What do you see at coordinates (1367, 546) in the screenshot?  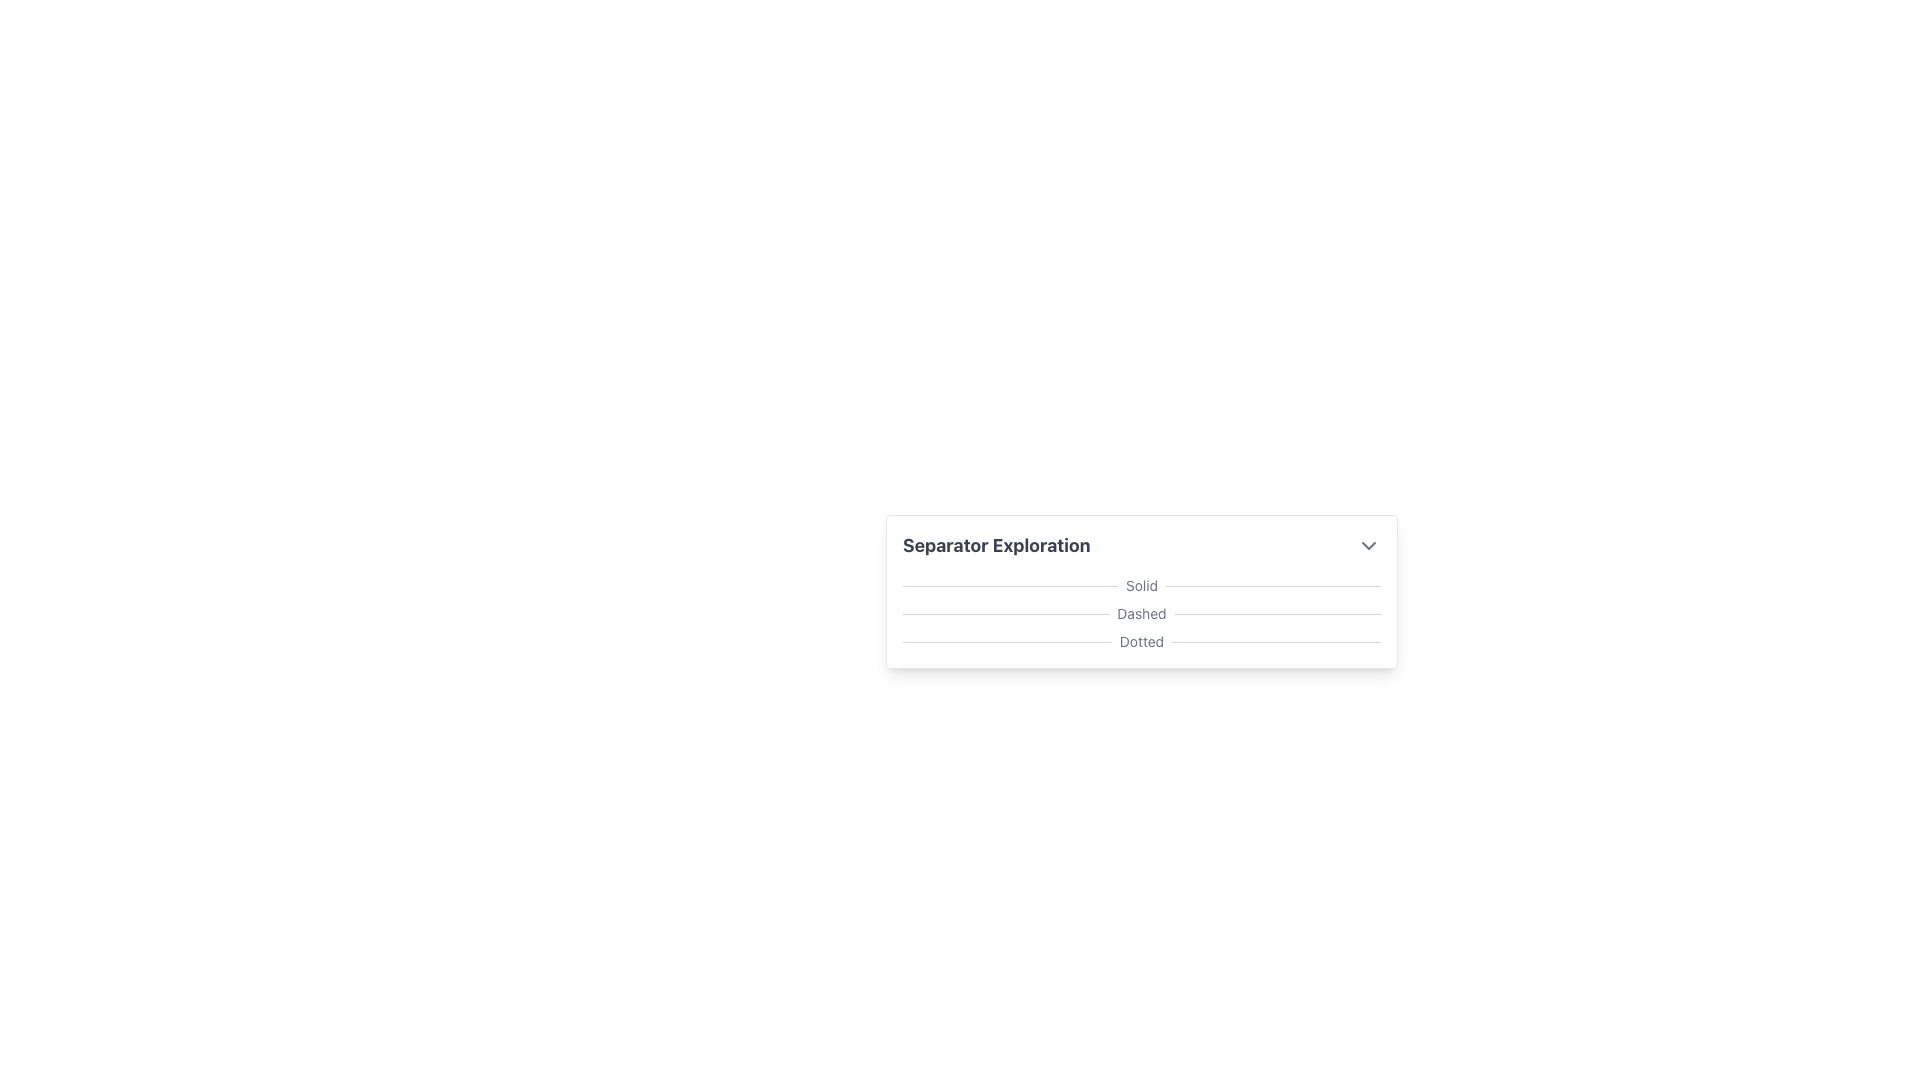 I see `the dropdown toggle icon located to the right of the text 'Separator Exploration'` at bounding box center [1367, 546].